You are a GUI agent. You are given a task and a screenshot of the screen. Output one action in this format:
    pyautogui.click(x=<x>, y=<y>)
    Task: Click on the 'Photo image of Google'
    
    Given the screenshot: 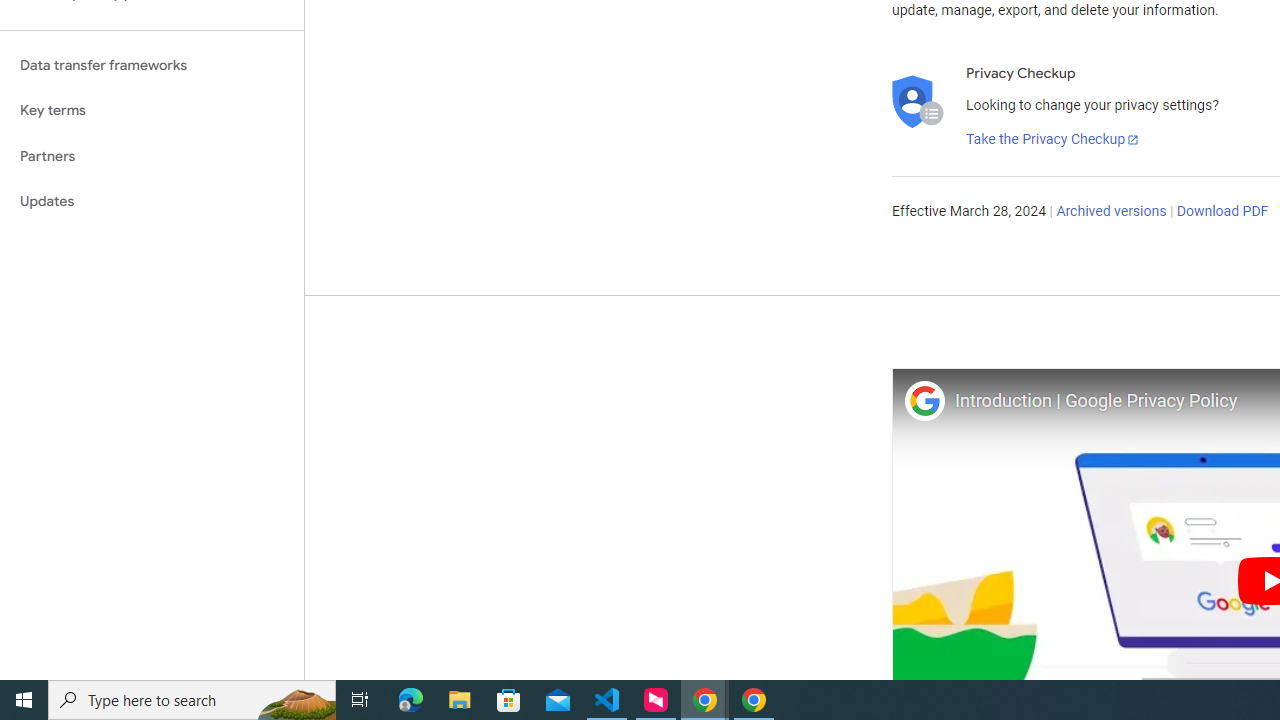 What is the action you would take?
    pyautogui.click(x=923, y=400)
    